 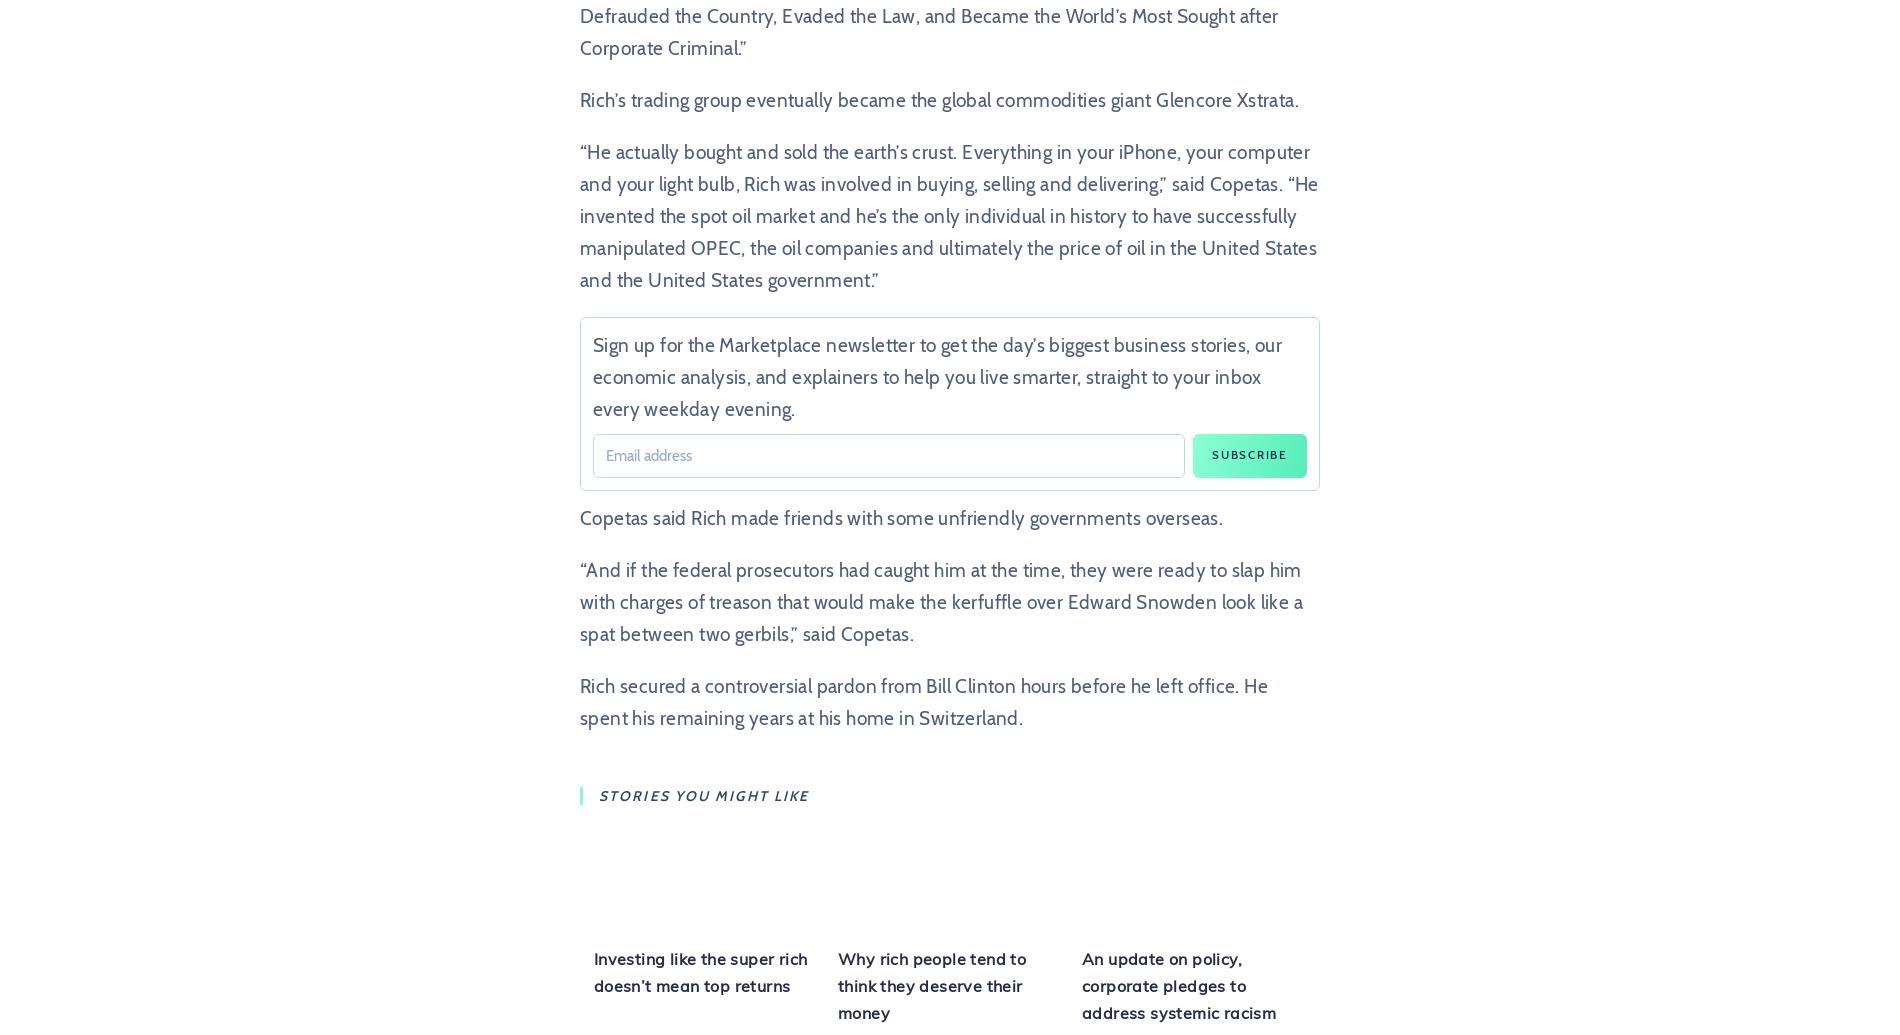 What do you see at coordinates (940, 601) in the screenshot?
I see `'“And if the federal prosecutors had caught him at the time, they were ready to slap him with charges of treason that would make the kerfuffle over Edward Snowden look like a spat between two gerbils,” said Copetas.'` at bounding box center [940, 601].